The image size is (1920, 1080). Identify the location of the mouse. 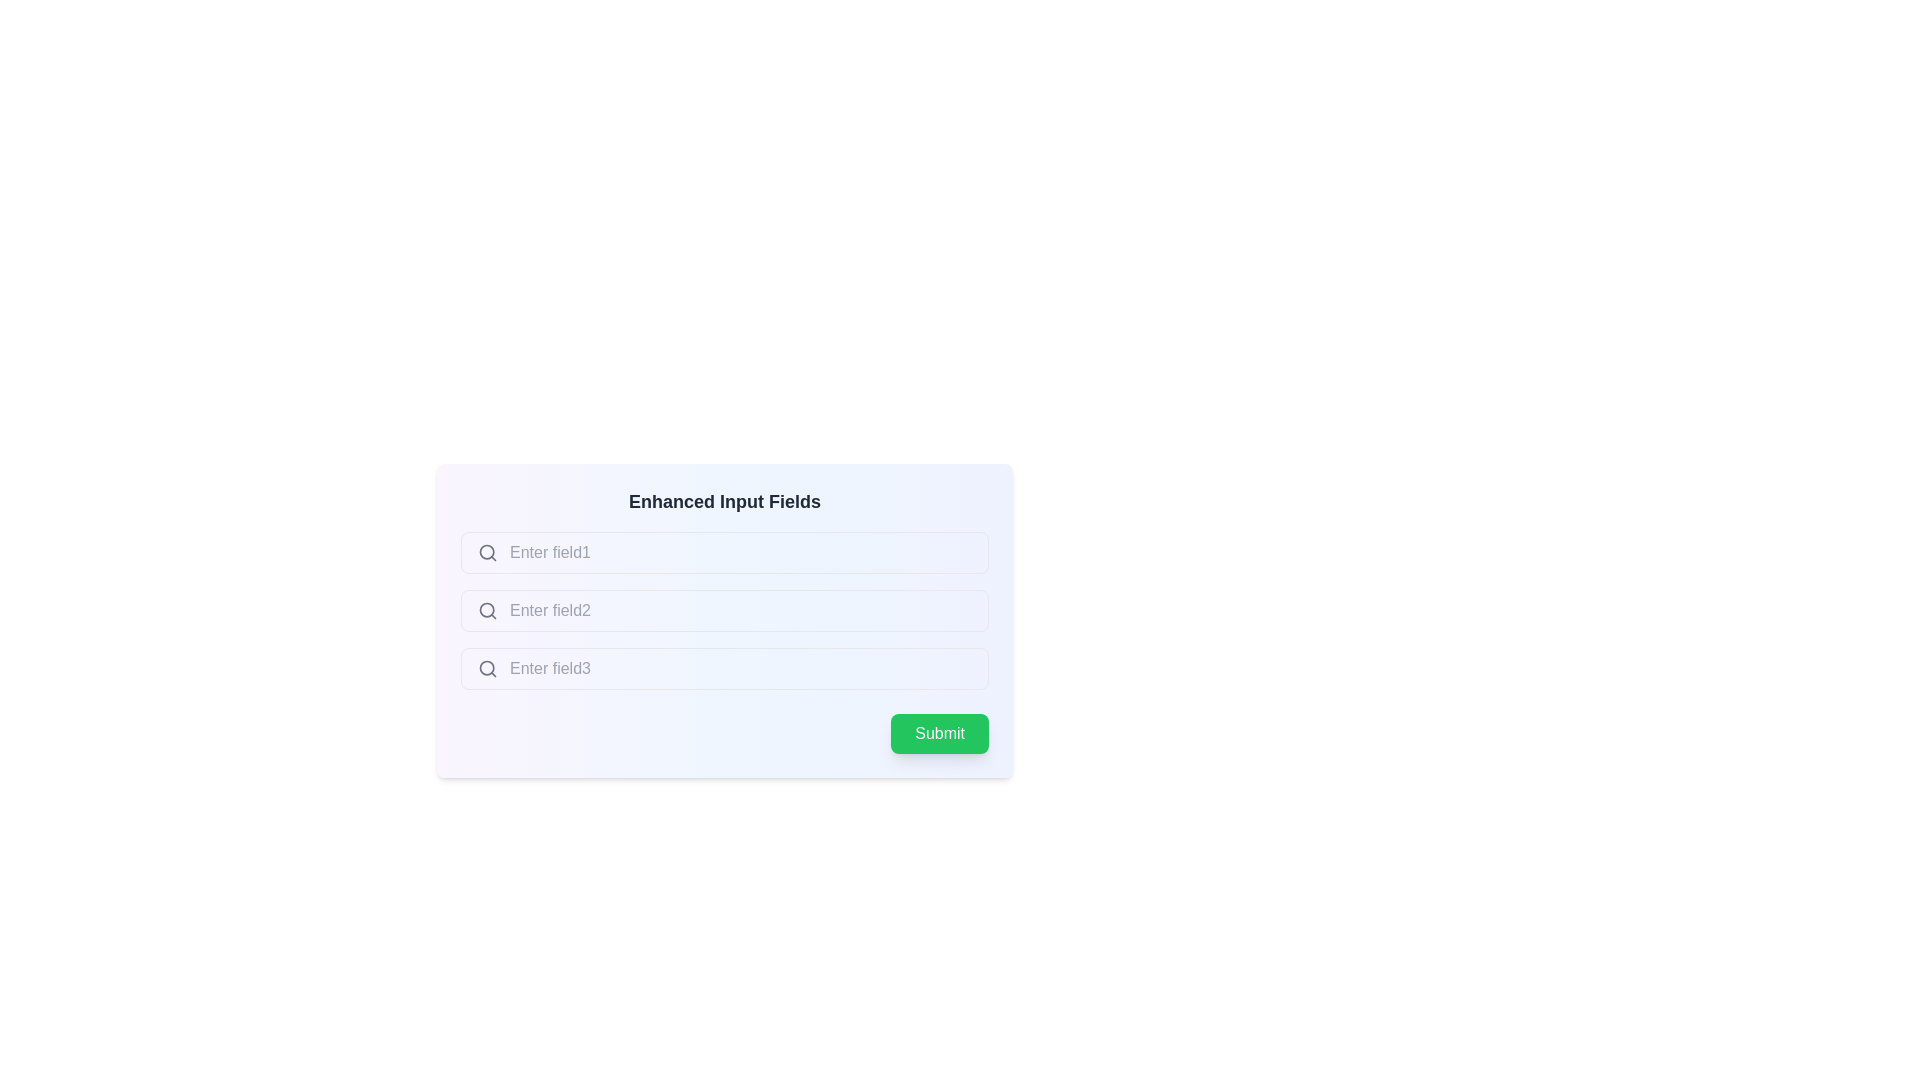
(723, 609).